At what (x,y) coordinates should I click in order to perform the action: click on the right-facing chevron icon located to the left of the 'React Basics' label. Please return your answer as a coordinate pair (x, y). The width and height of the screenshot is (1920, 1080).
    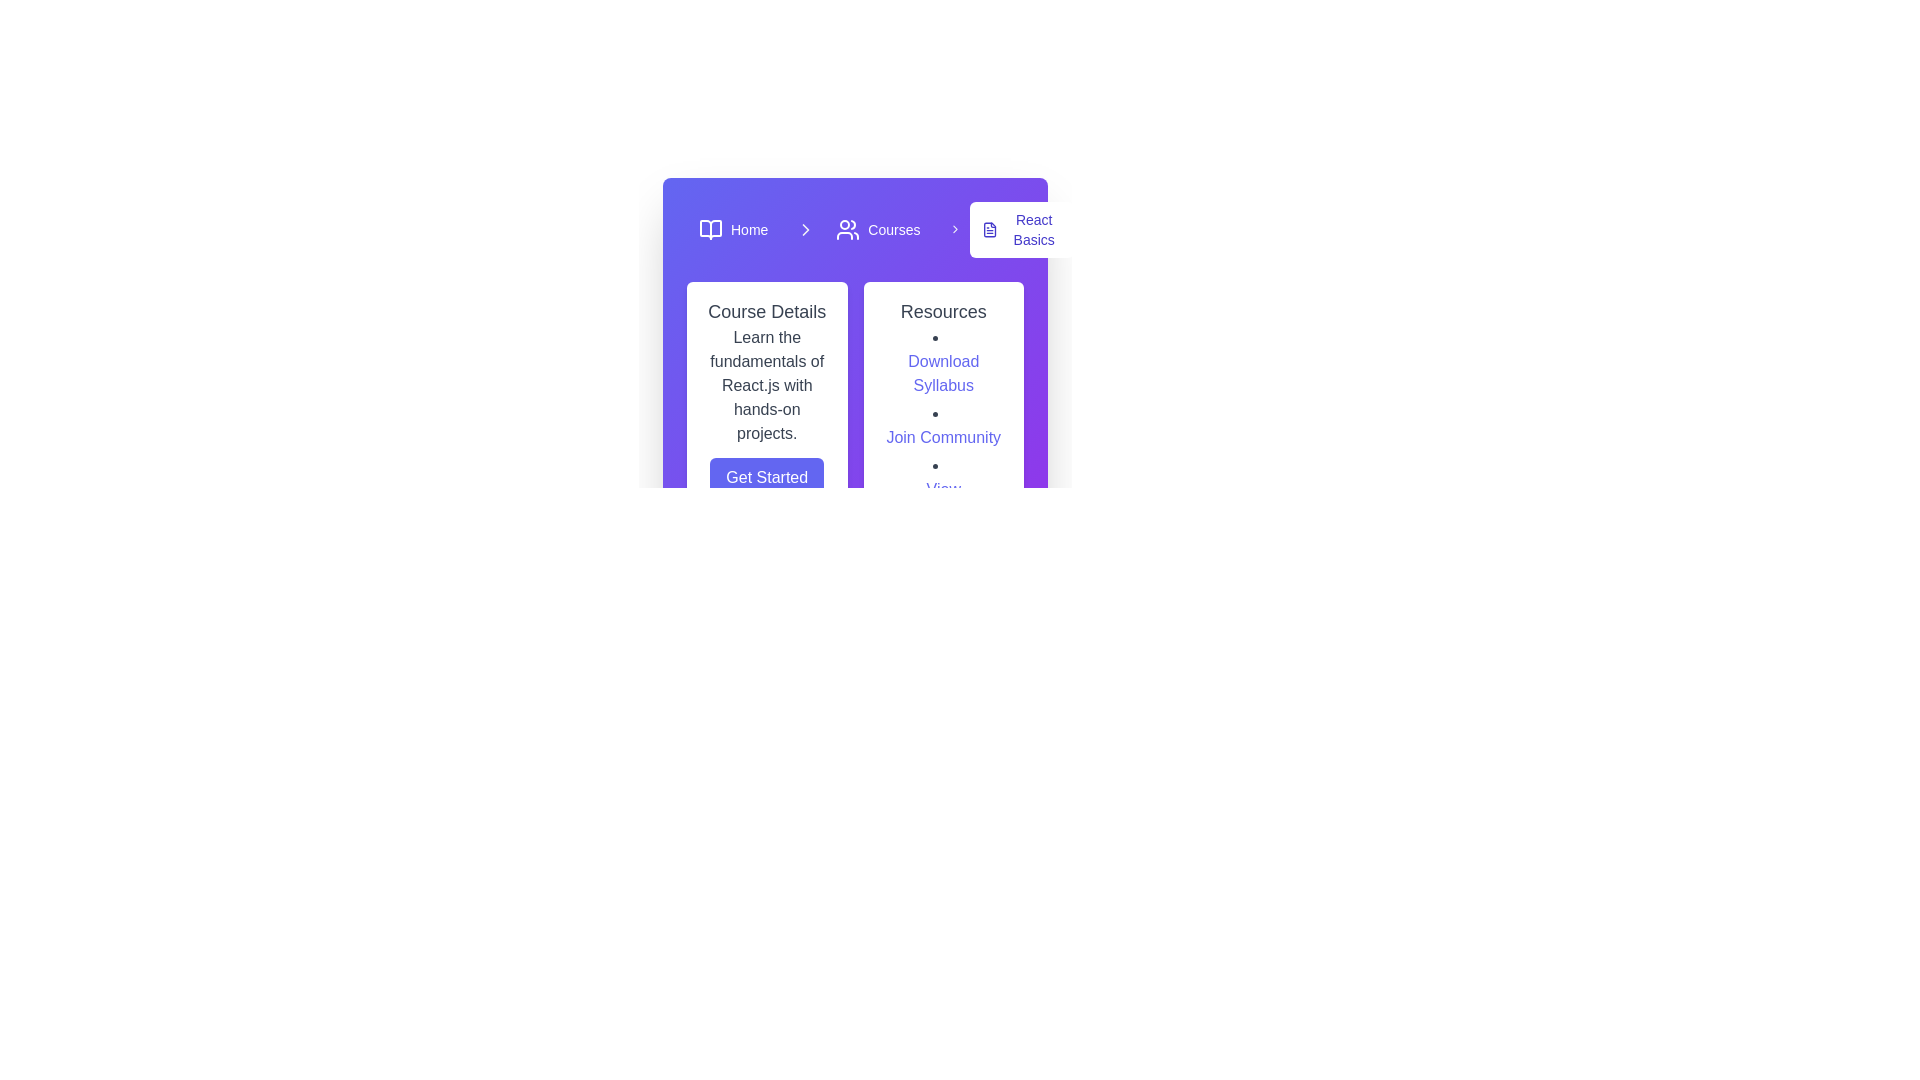
    Looking at the image, I should click on (954, 229).